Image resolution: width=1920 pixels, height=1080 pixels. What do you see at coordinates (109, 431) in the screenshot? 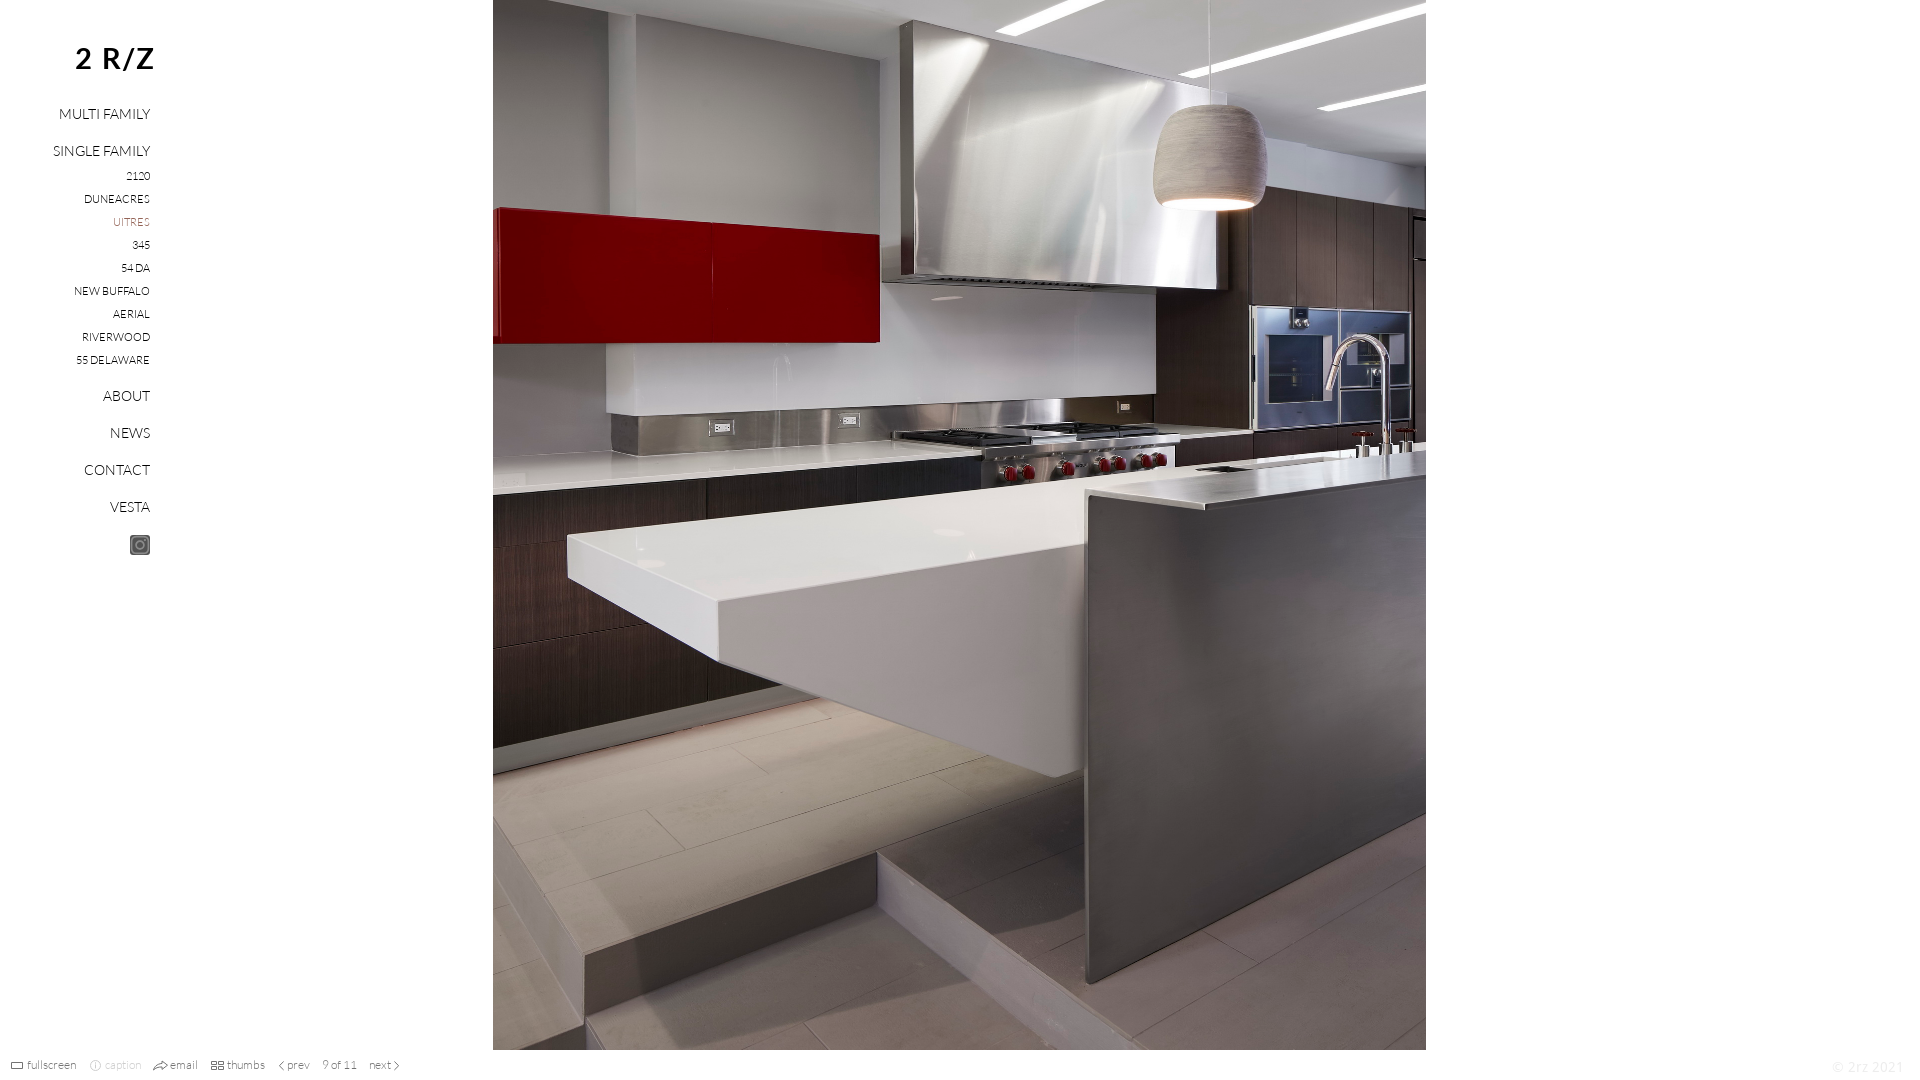
I see `'NEWS'` at bounding box center [109, 431].